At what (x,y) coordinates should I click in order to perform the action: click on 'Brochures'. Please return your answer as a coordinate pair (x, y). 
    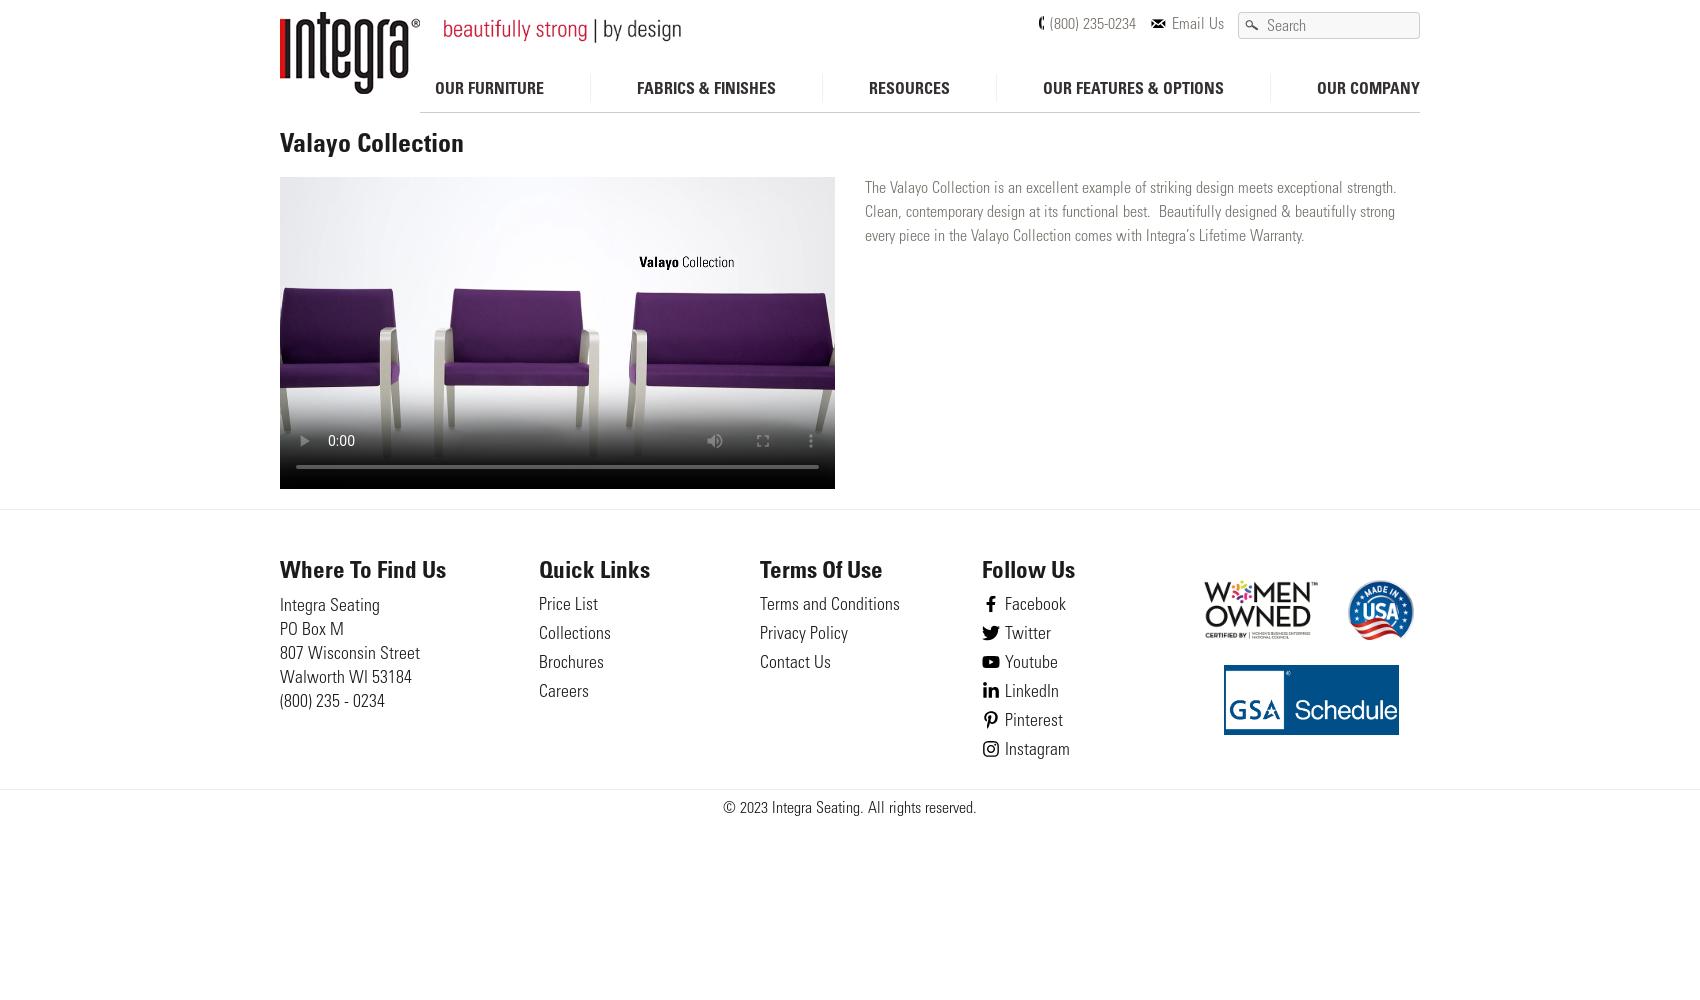
    Looking at the image, I should click on (569, 664).